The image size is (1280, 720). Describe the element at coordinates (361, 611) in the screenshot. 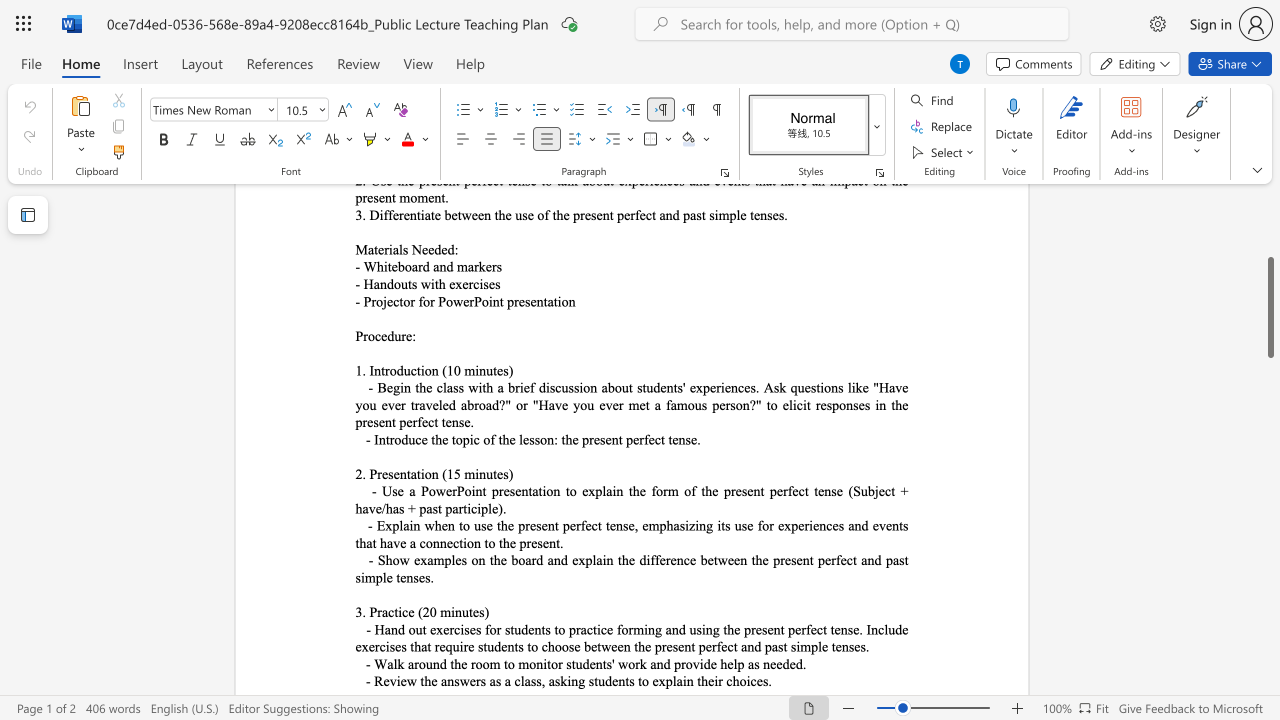

I see `the space between the continuous character "3" and "." in the text` at that location.